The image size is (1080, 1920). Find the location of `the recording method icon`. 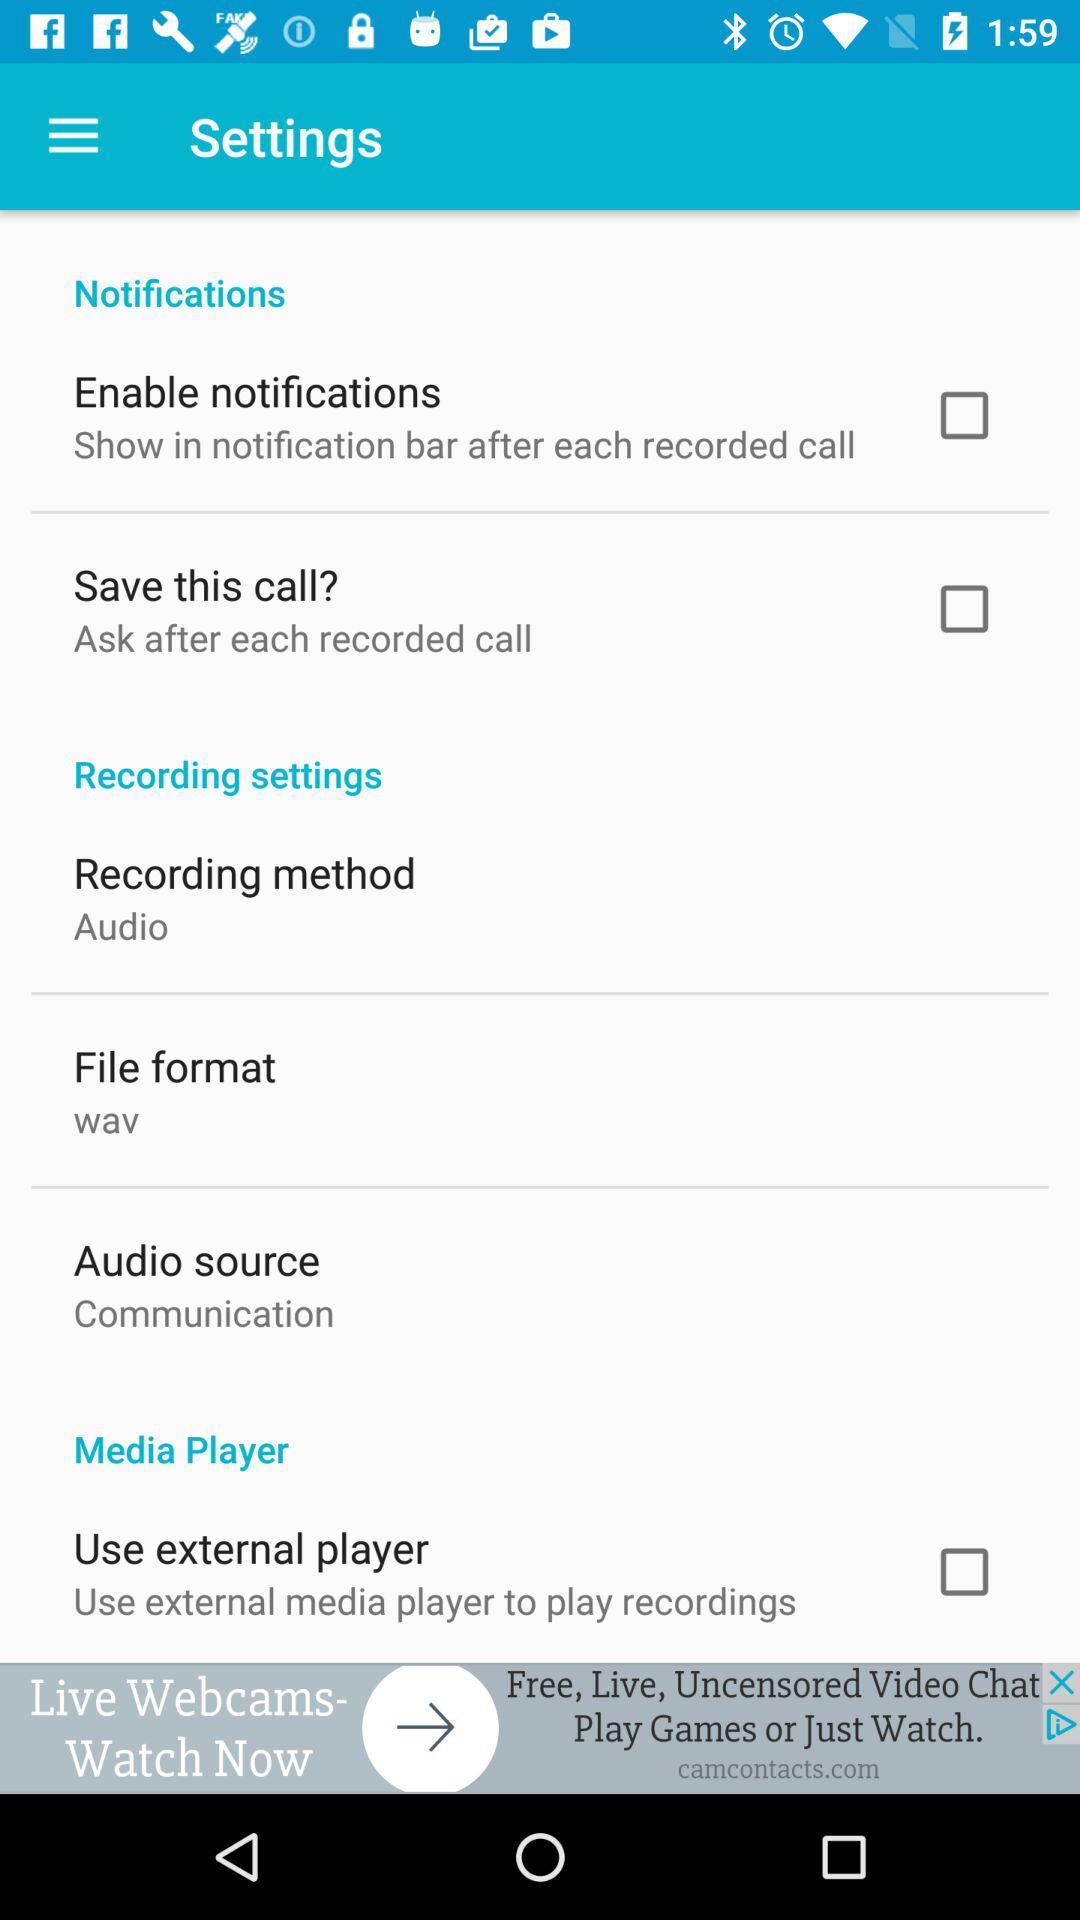

the recording method icon is located at coordinates (243, 867).